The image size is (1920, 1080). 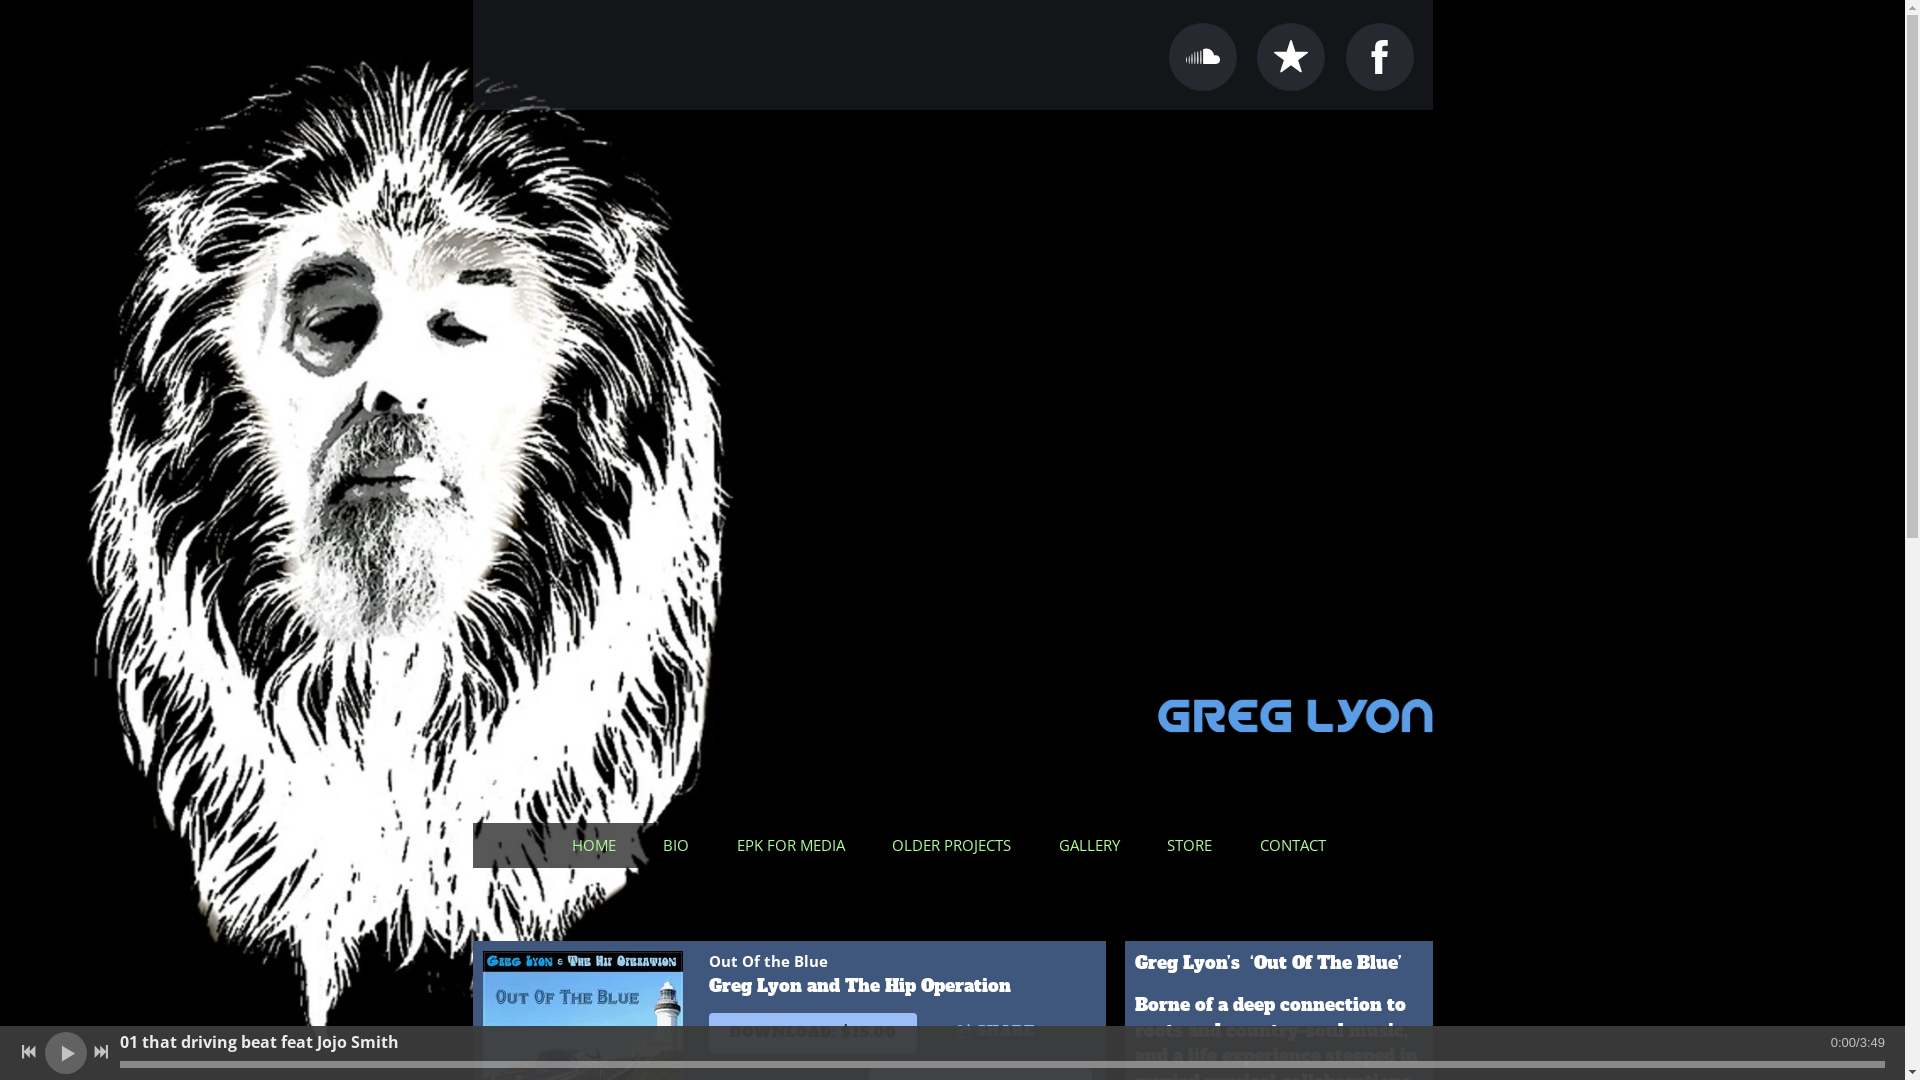 I want to click on 'https://facebook.com/greg.lyon.716', so click(x=1345, y=56).